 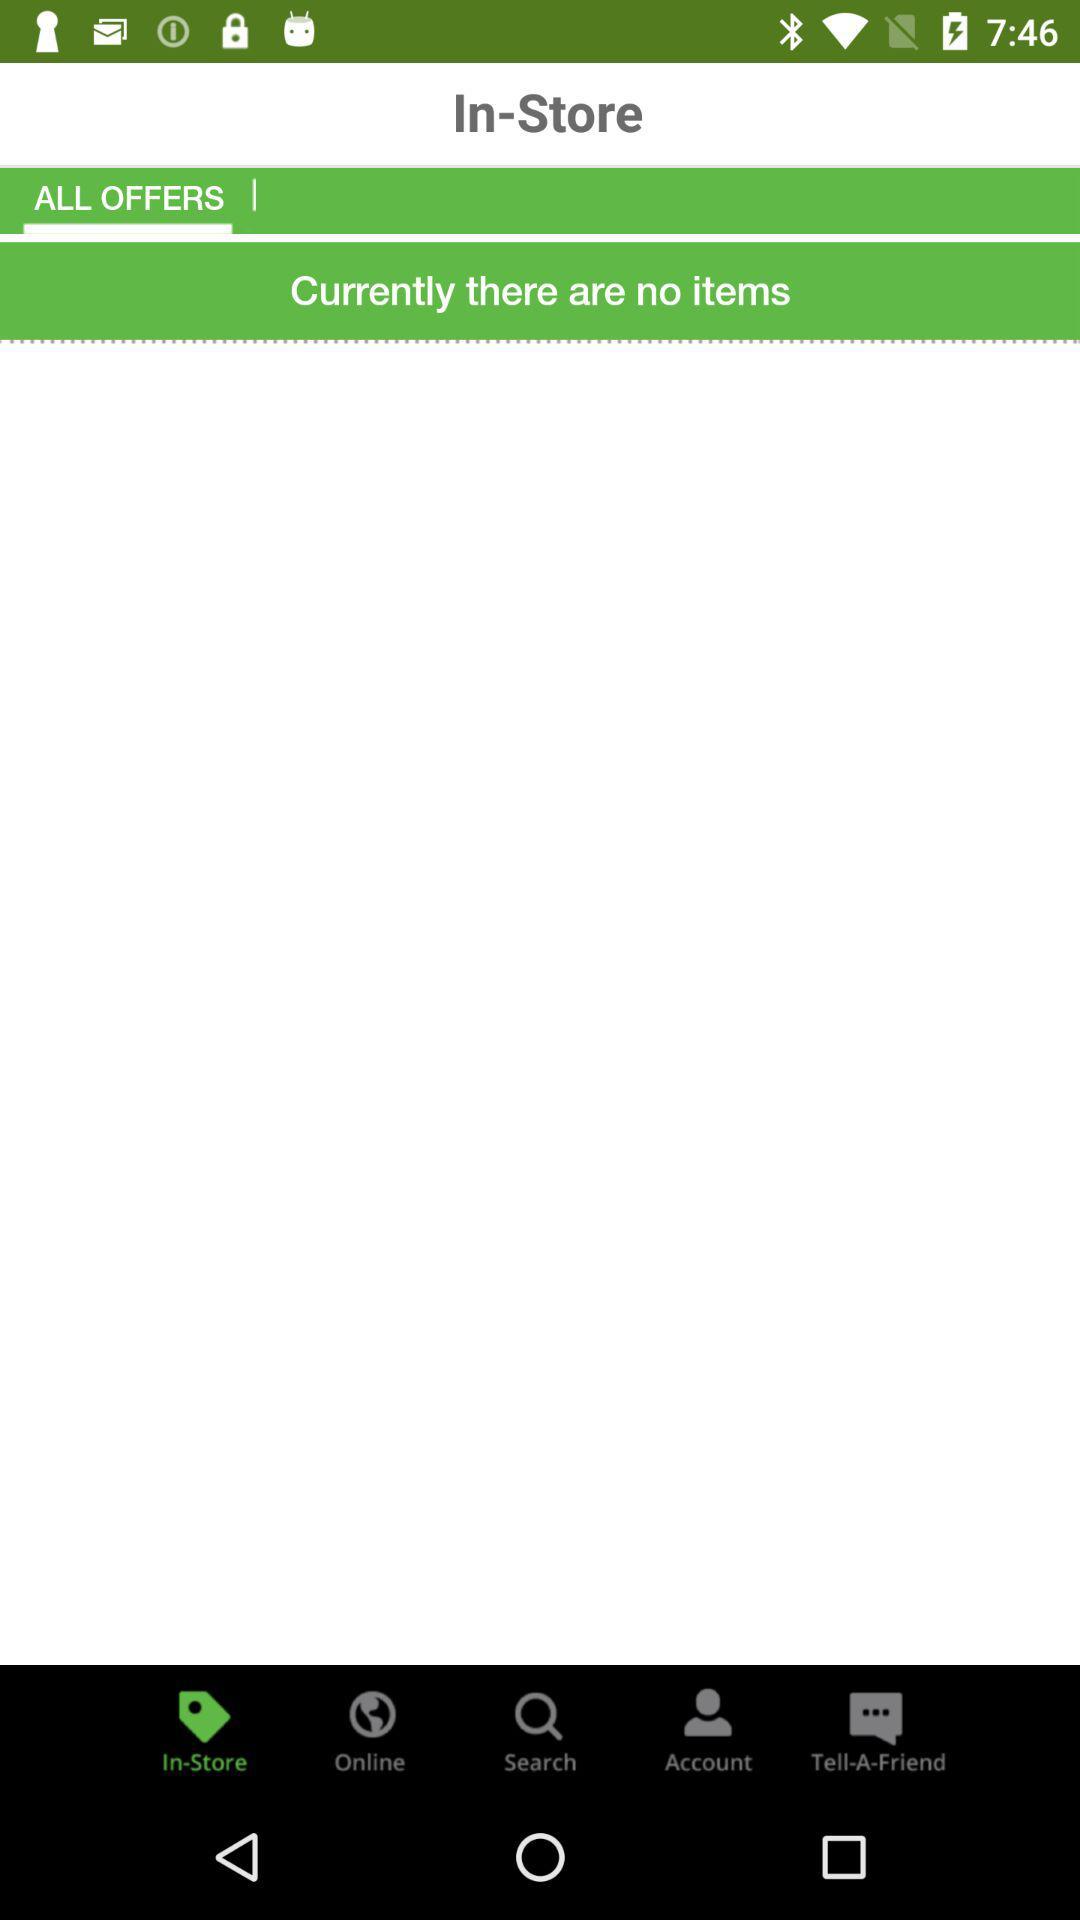 I want to click on search for item online, so click(x=371, y=1728).